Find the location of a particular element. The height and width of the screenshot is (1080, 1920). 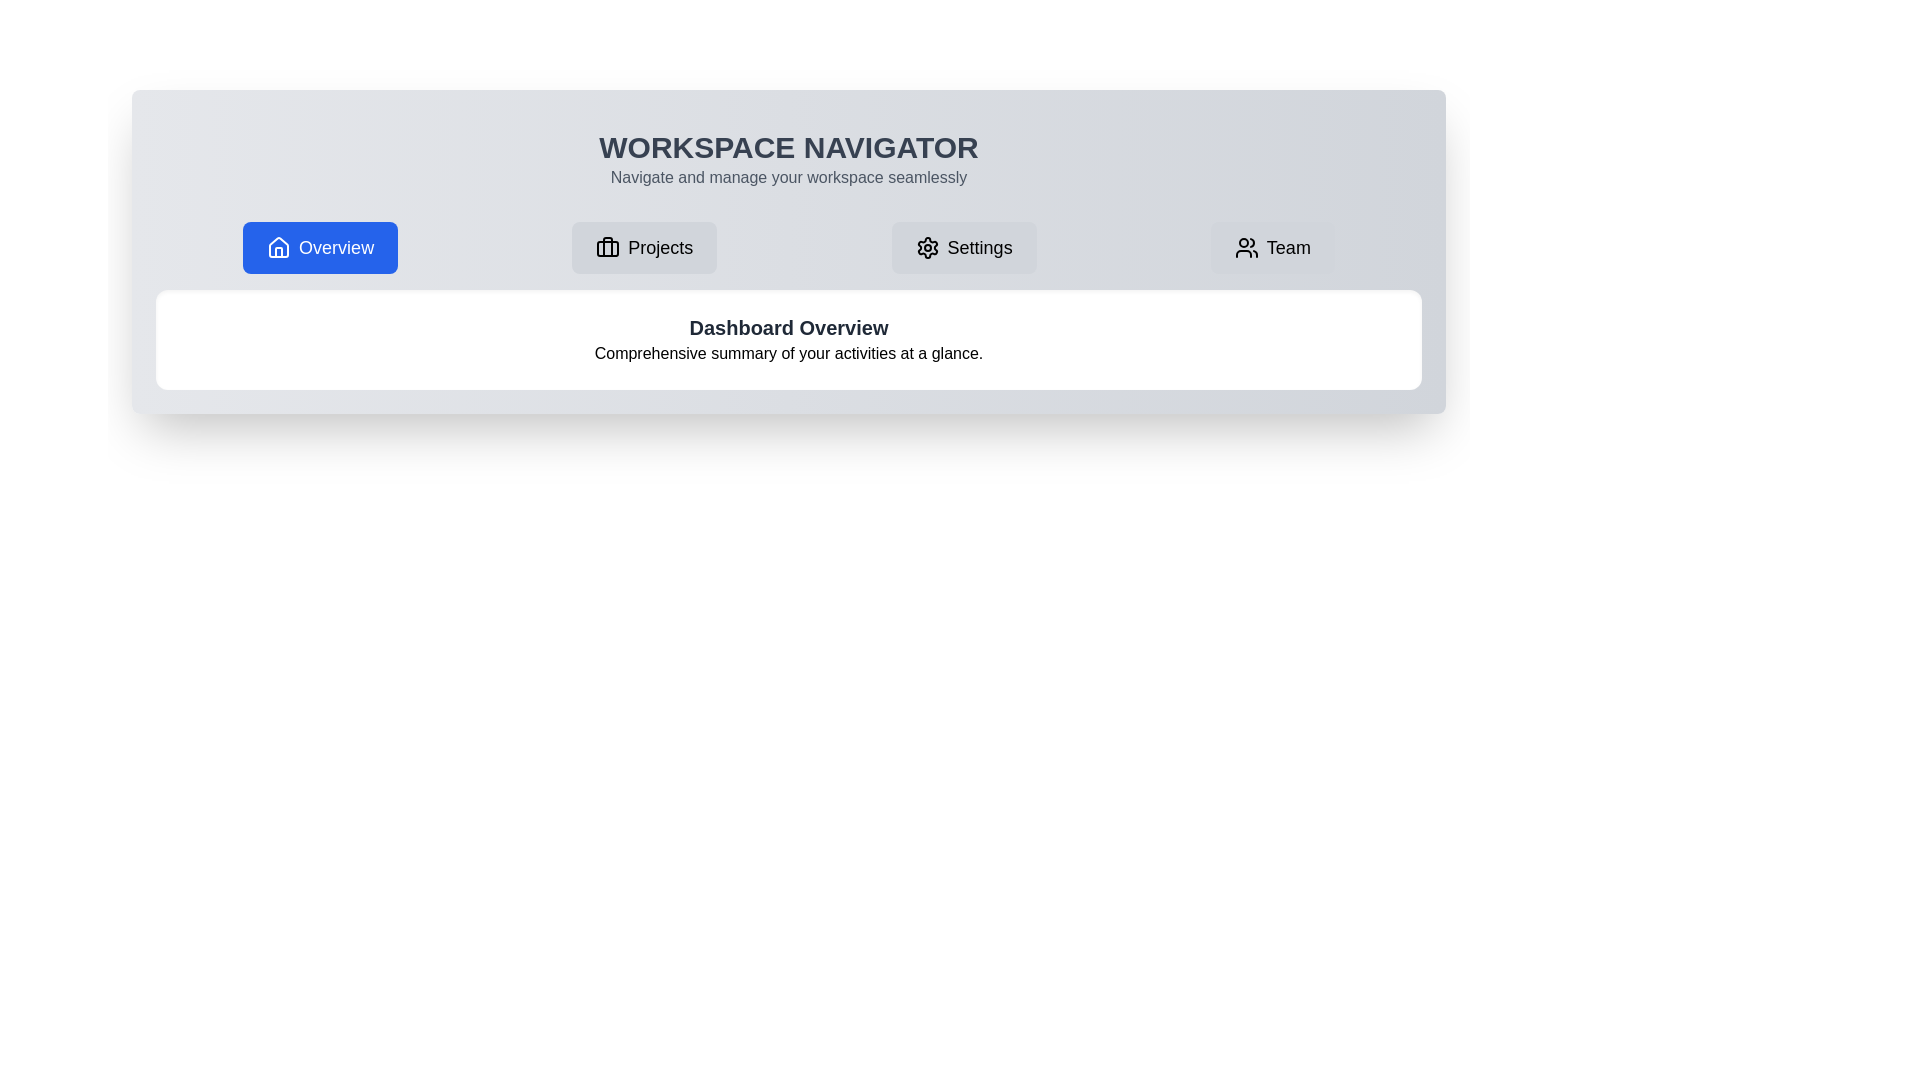

the upper vertical part of the briefcase icon representing the 'Projects' button in the navigation bar is located at coordinates (607, 245).